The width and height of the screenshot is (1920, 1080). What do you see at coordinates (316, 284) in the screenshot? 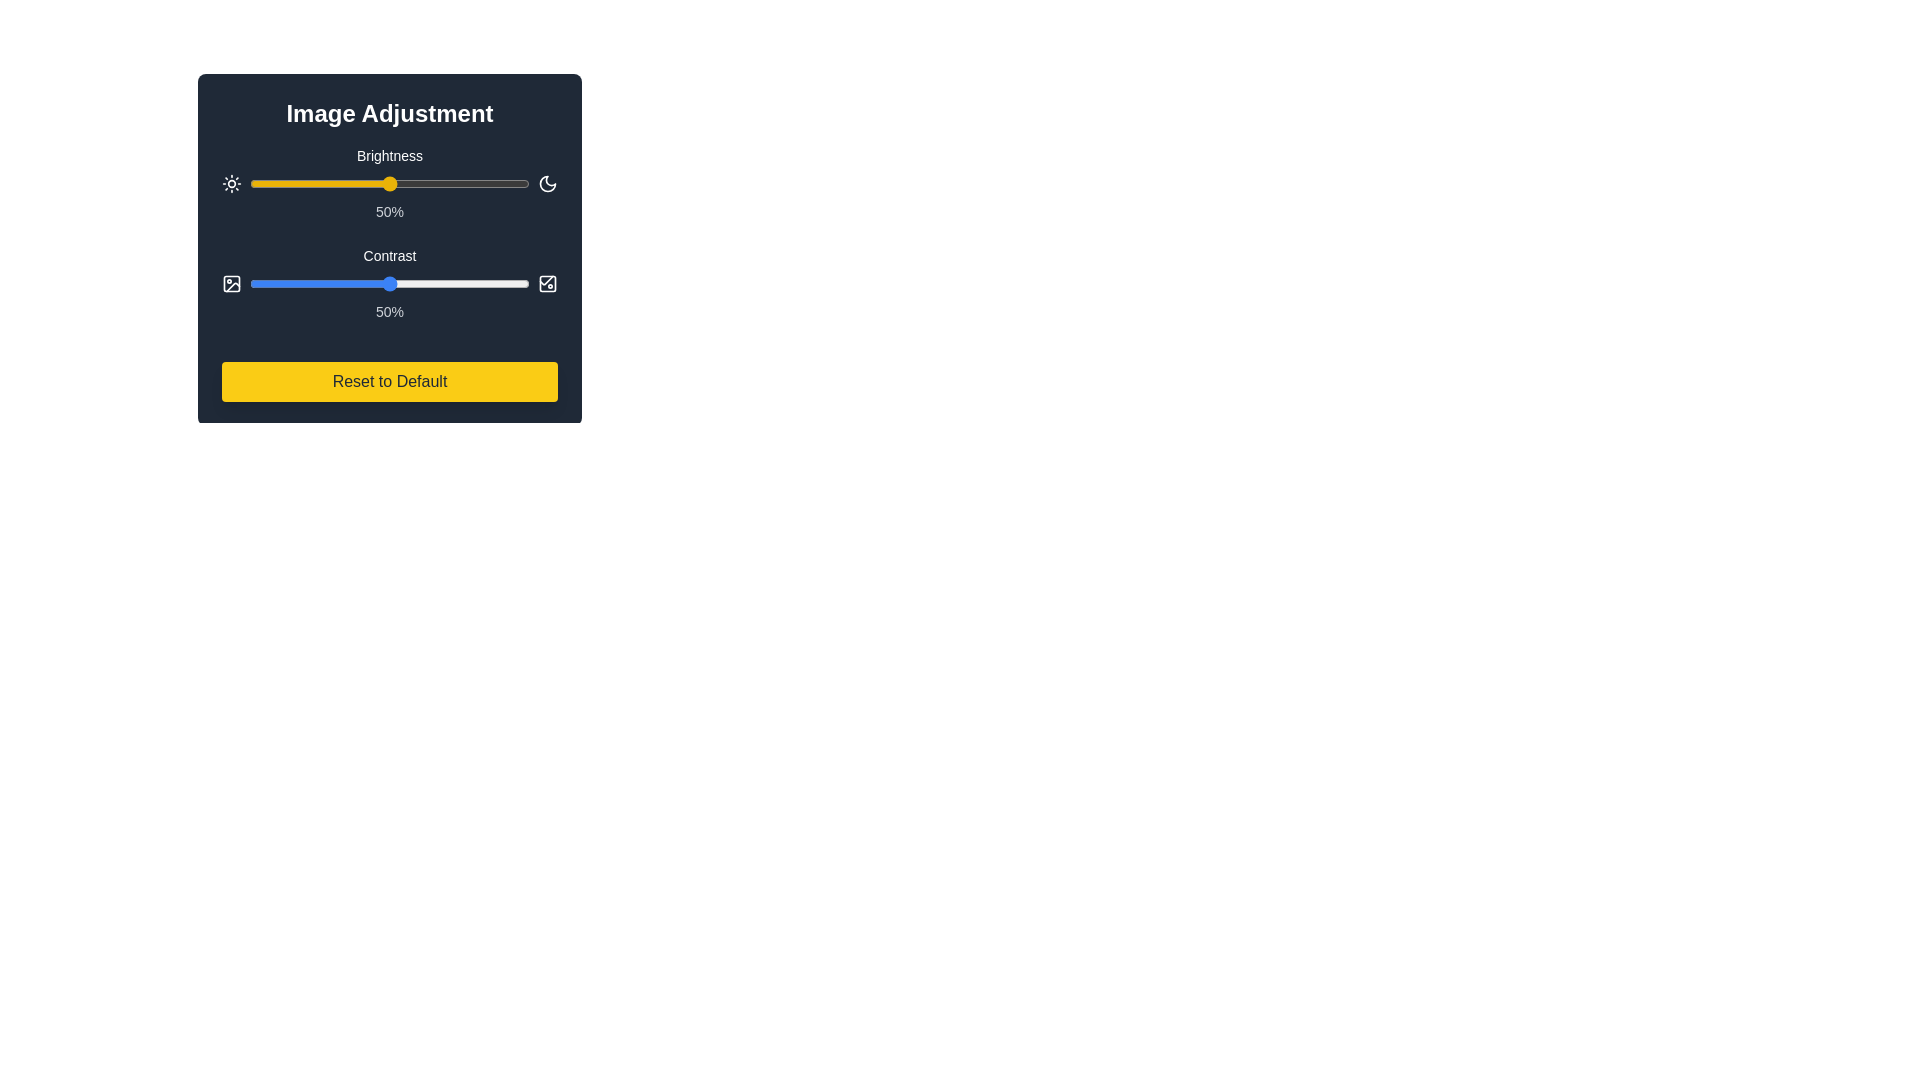
I see `the contrast level` at bounding box center [316, 284].